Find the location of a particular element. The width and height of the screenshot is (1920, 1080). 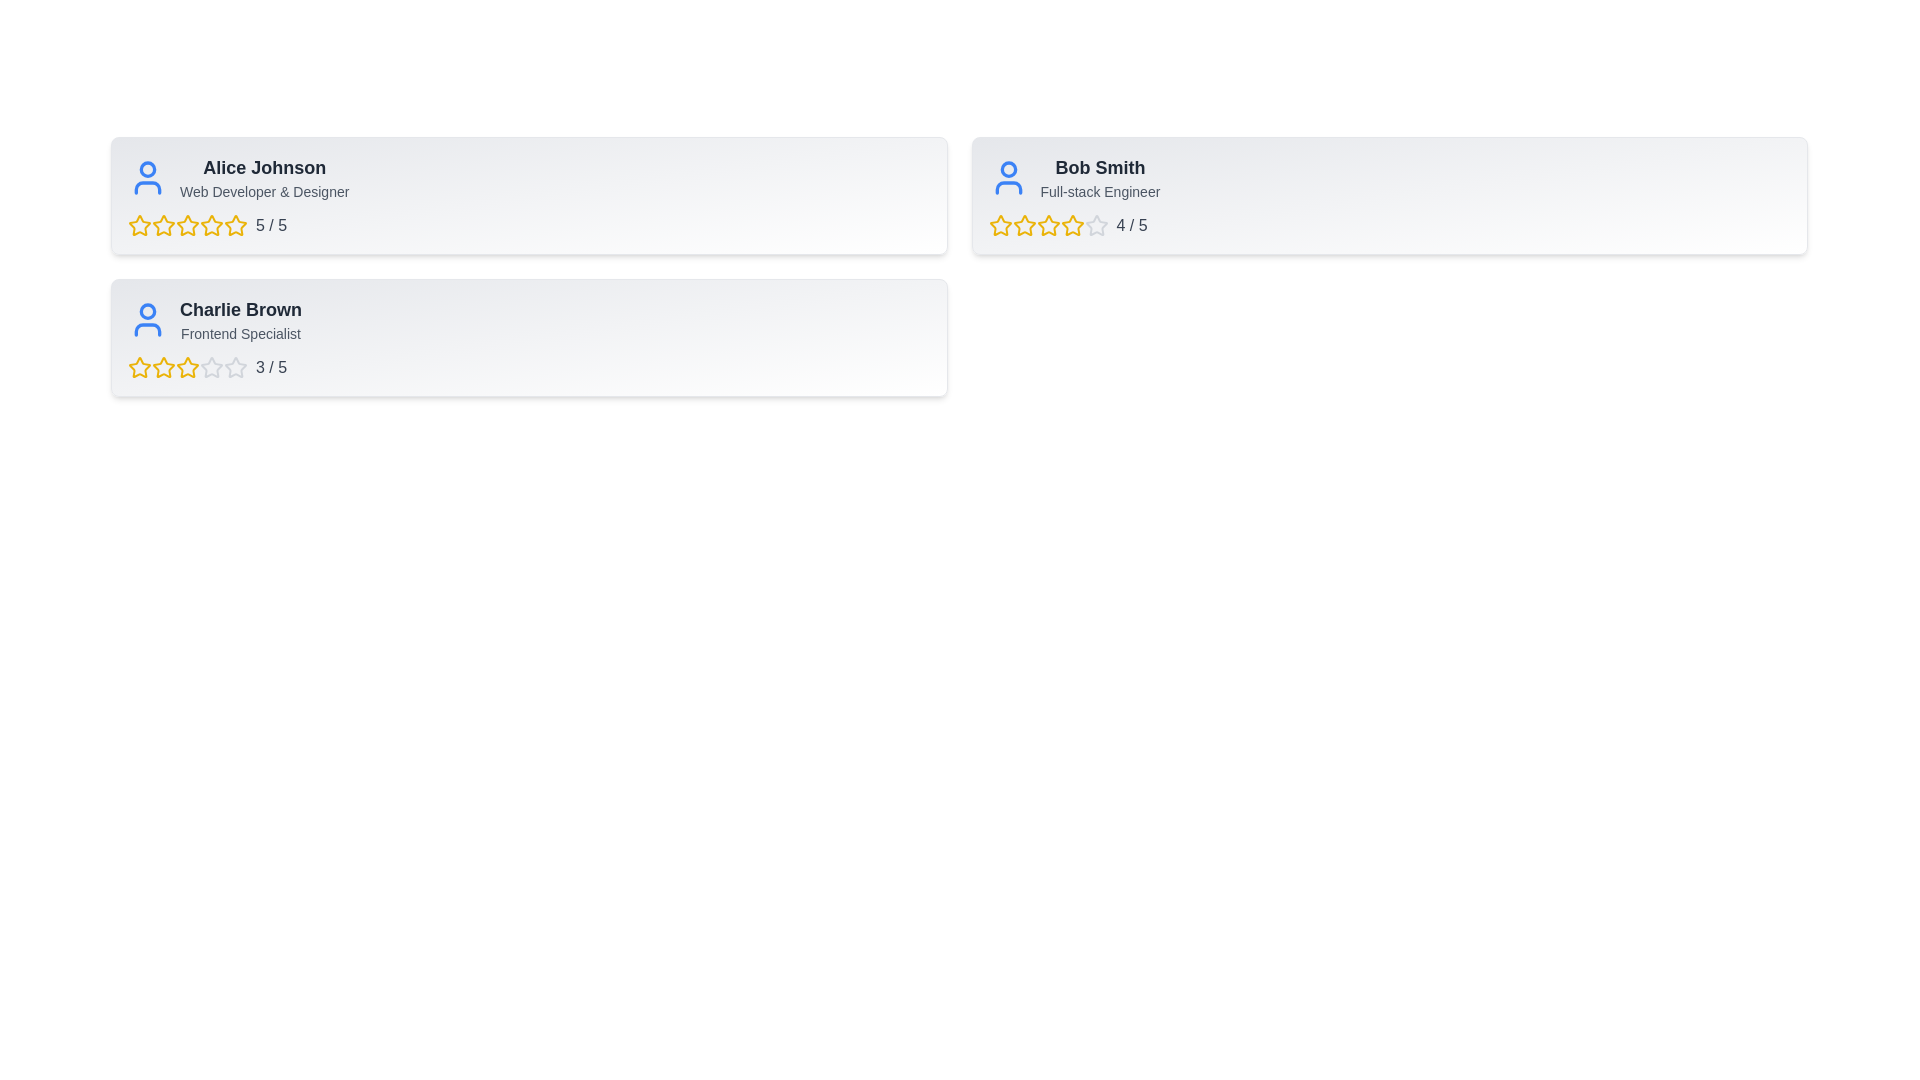

the 3 star for the user Charlie Brown to set their rating is located at coordinates (187, 367).